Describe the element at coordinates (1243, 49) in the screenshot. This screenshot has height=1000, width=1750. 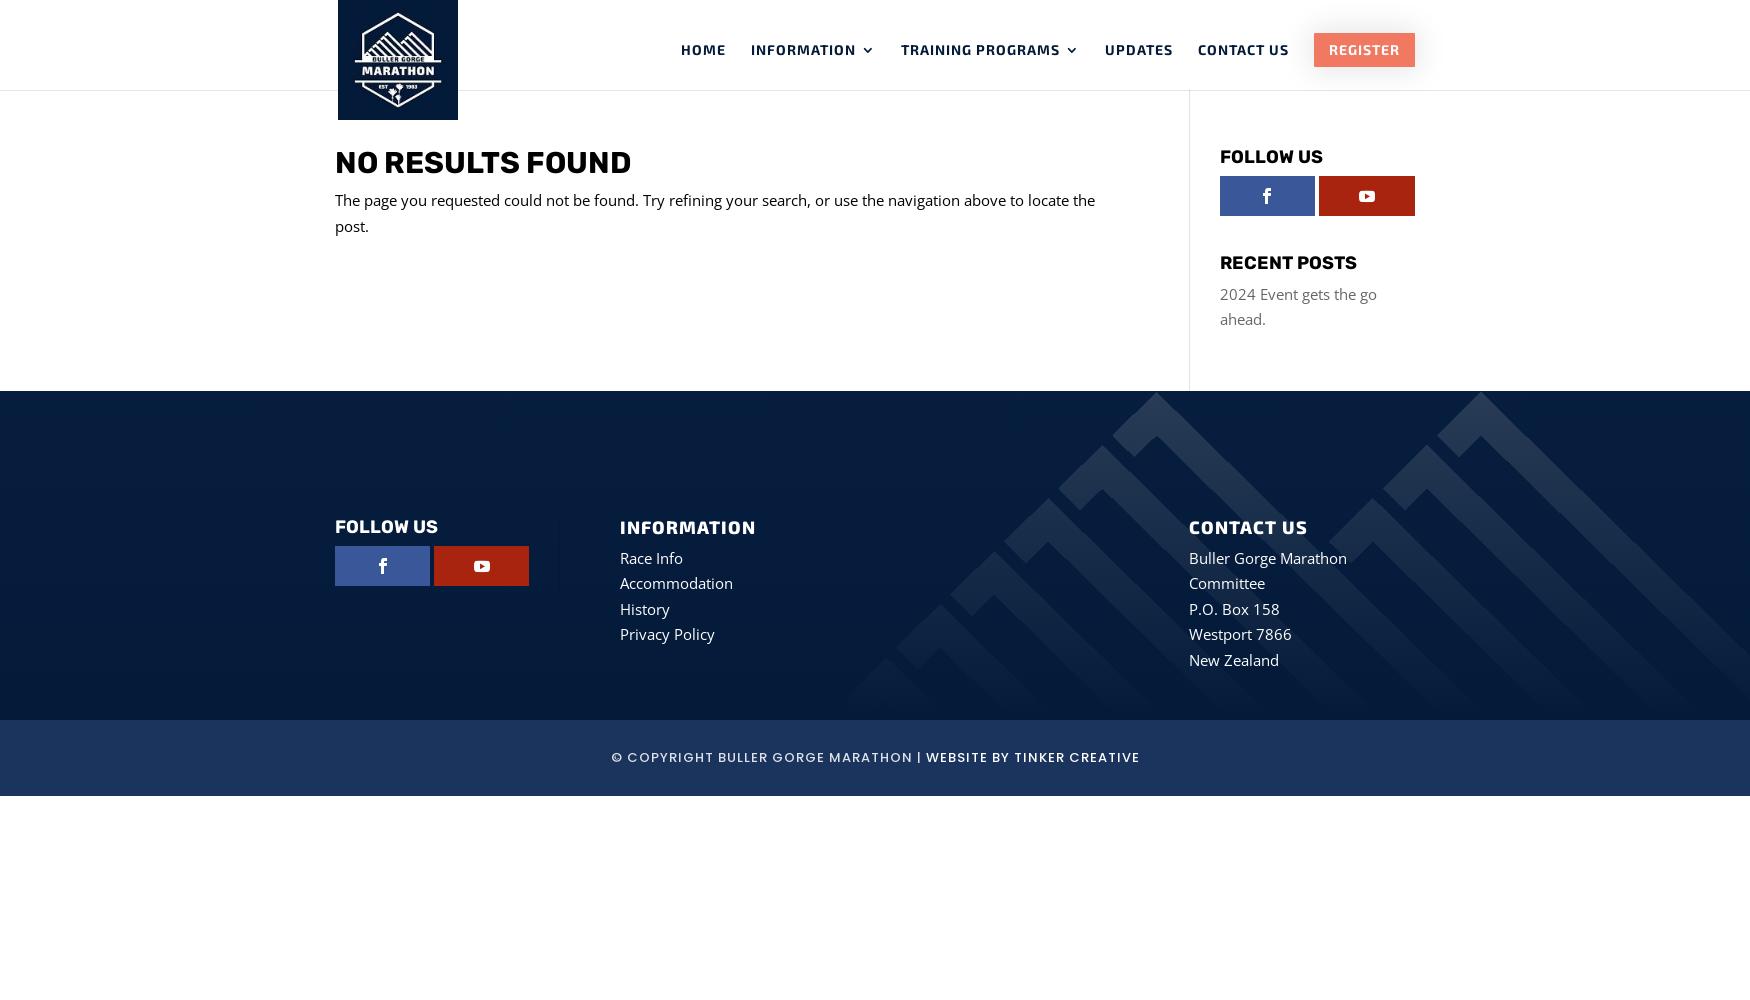
I see `'Contact Us'` at that location.